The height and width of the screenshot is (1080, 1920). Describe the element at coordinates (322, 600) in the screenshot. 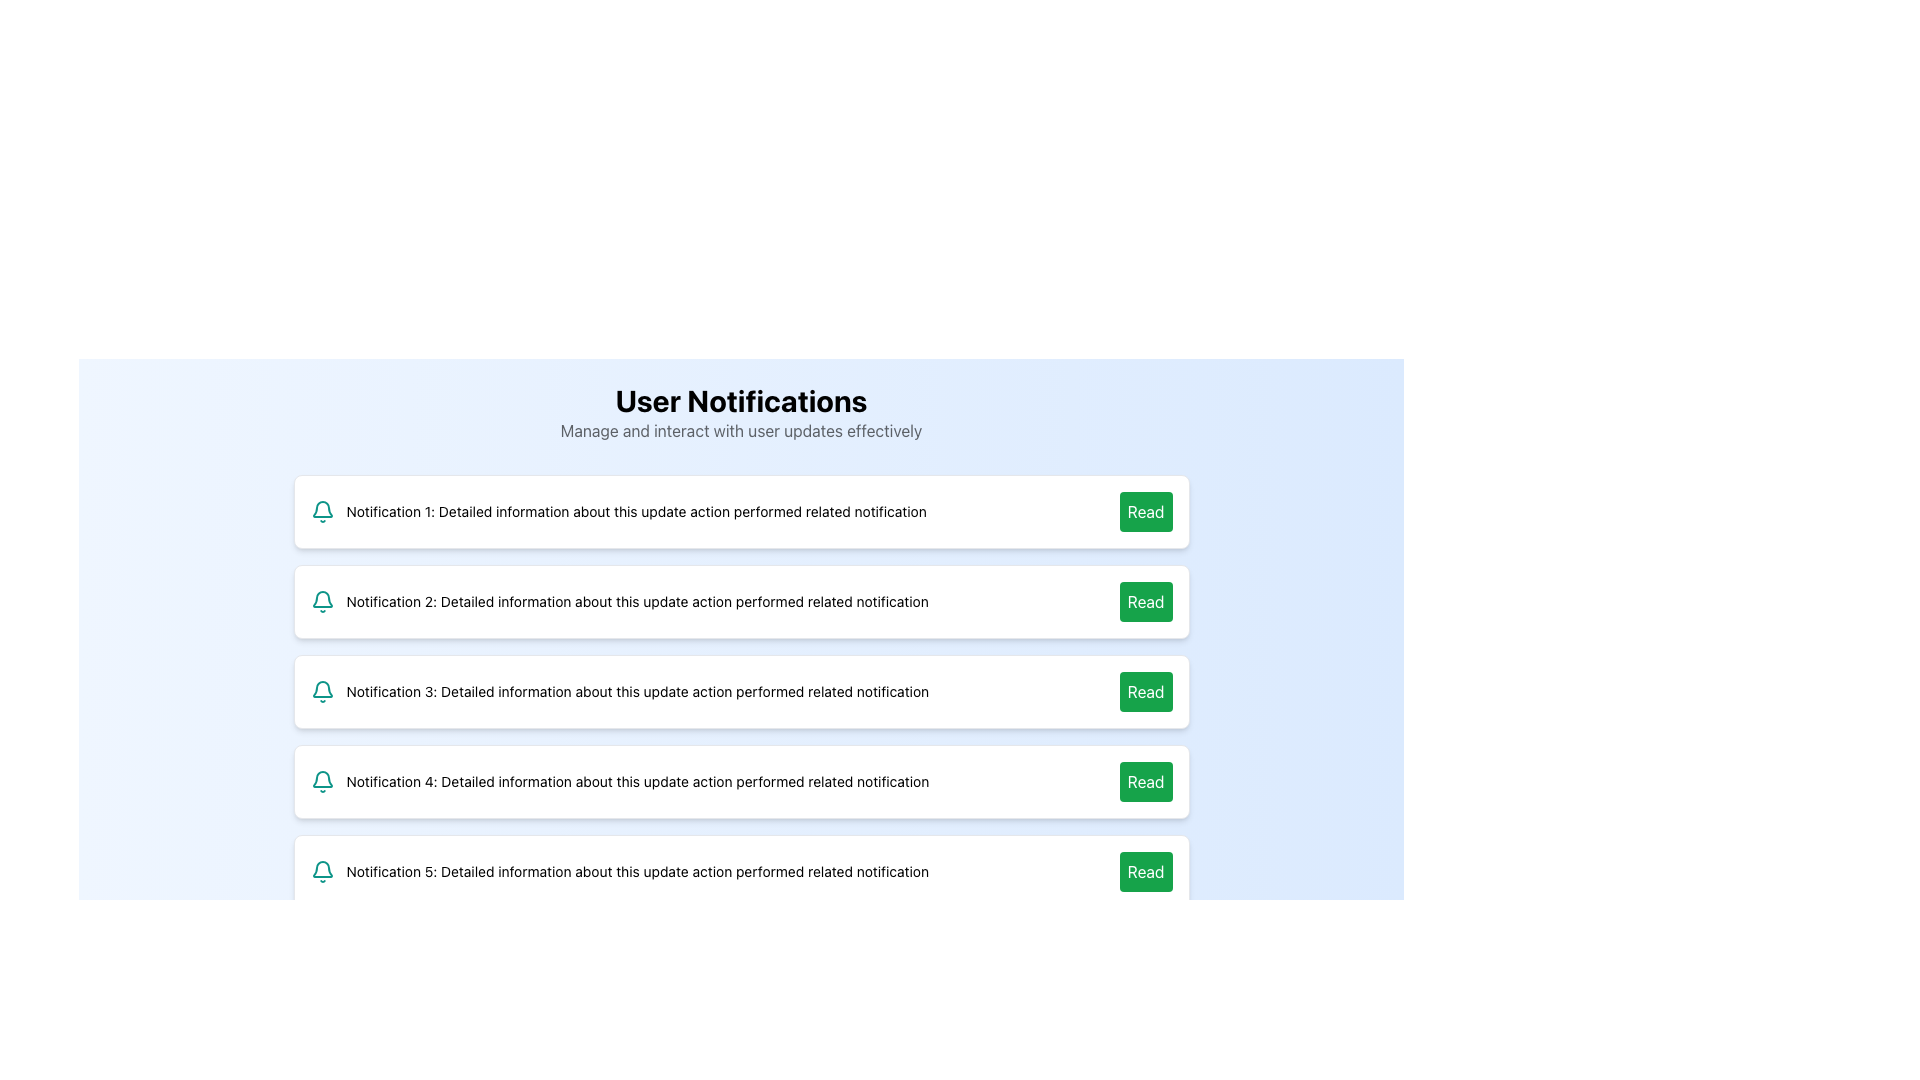

I see `the notification indicator icon located at the start of the second notification entry that begins with 'Notification 2:'` at that location.